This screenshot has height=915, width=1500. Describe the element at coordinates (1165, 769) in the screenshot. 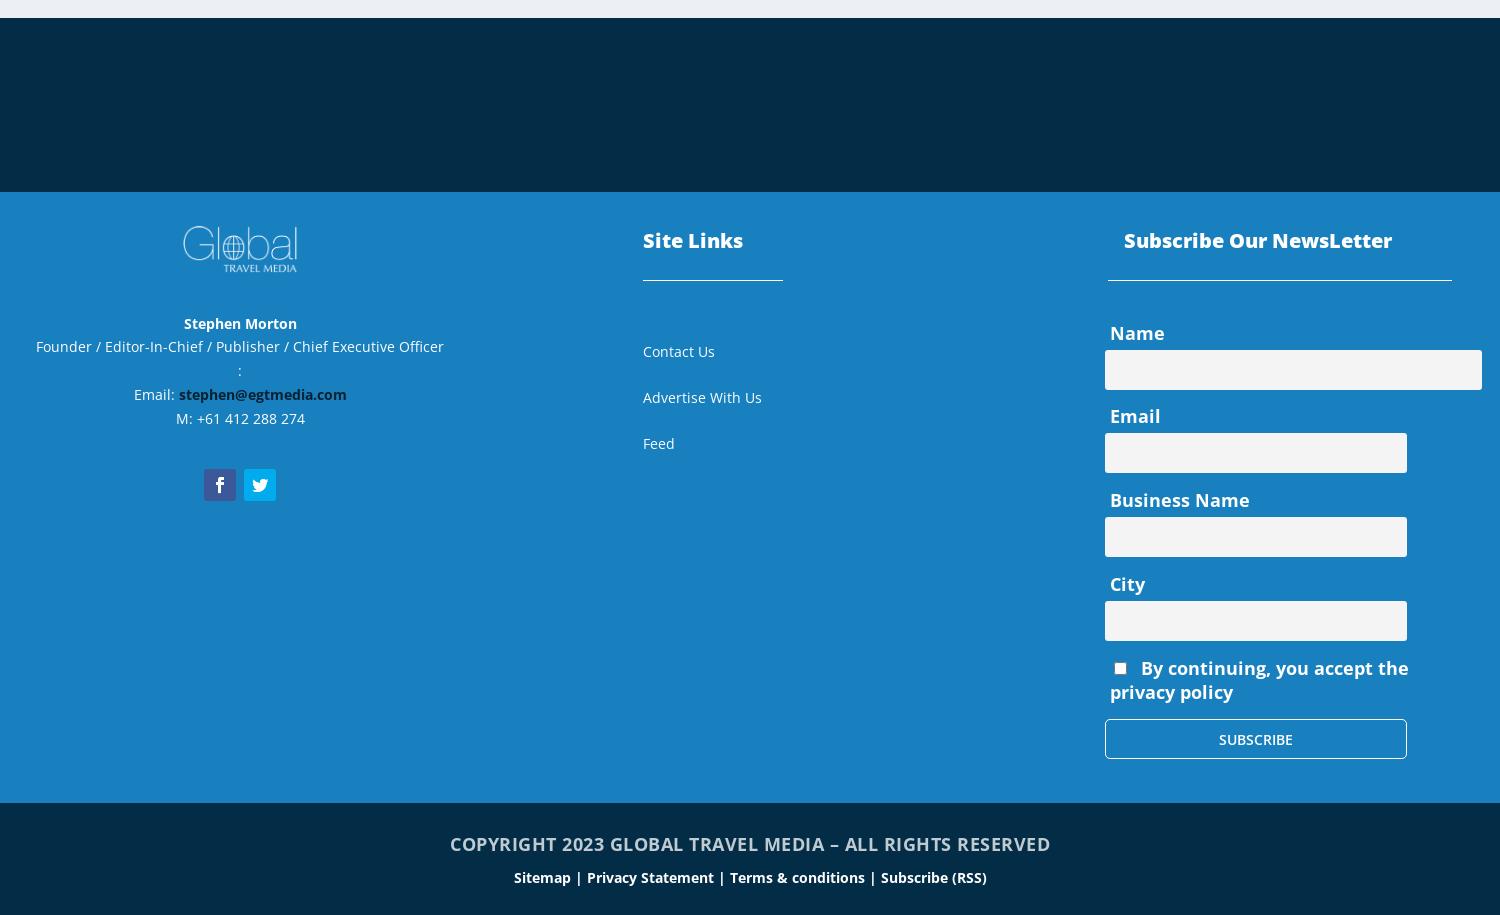

I see `'November 2020'` at that location.